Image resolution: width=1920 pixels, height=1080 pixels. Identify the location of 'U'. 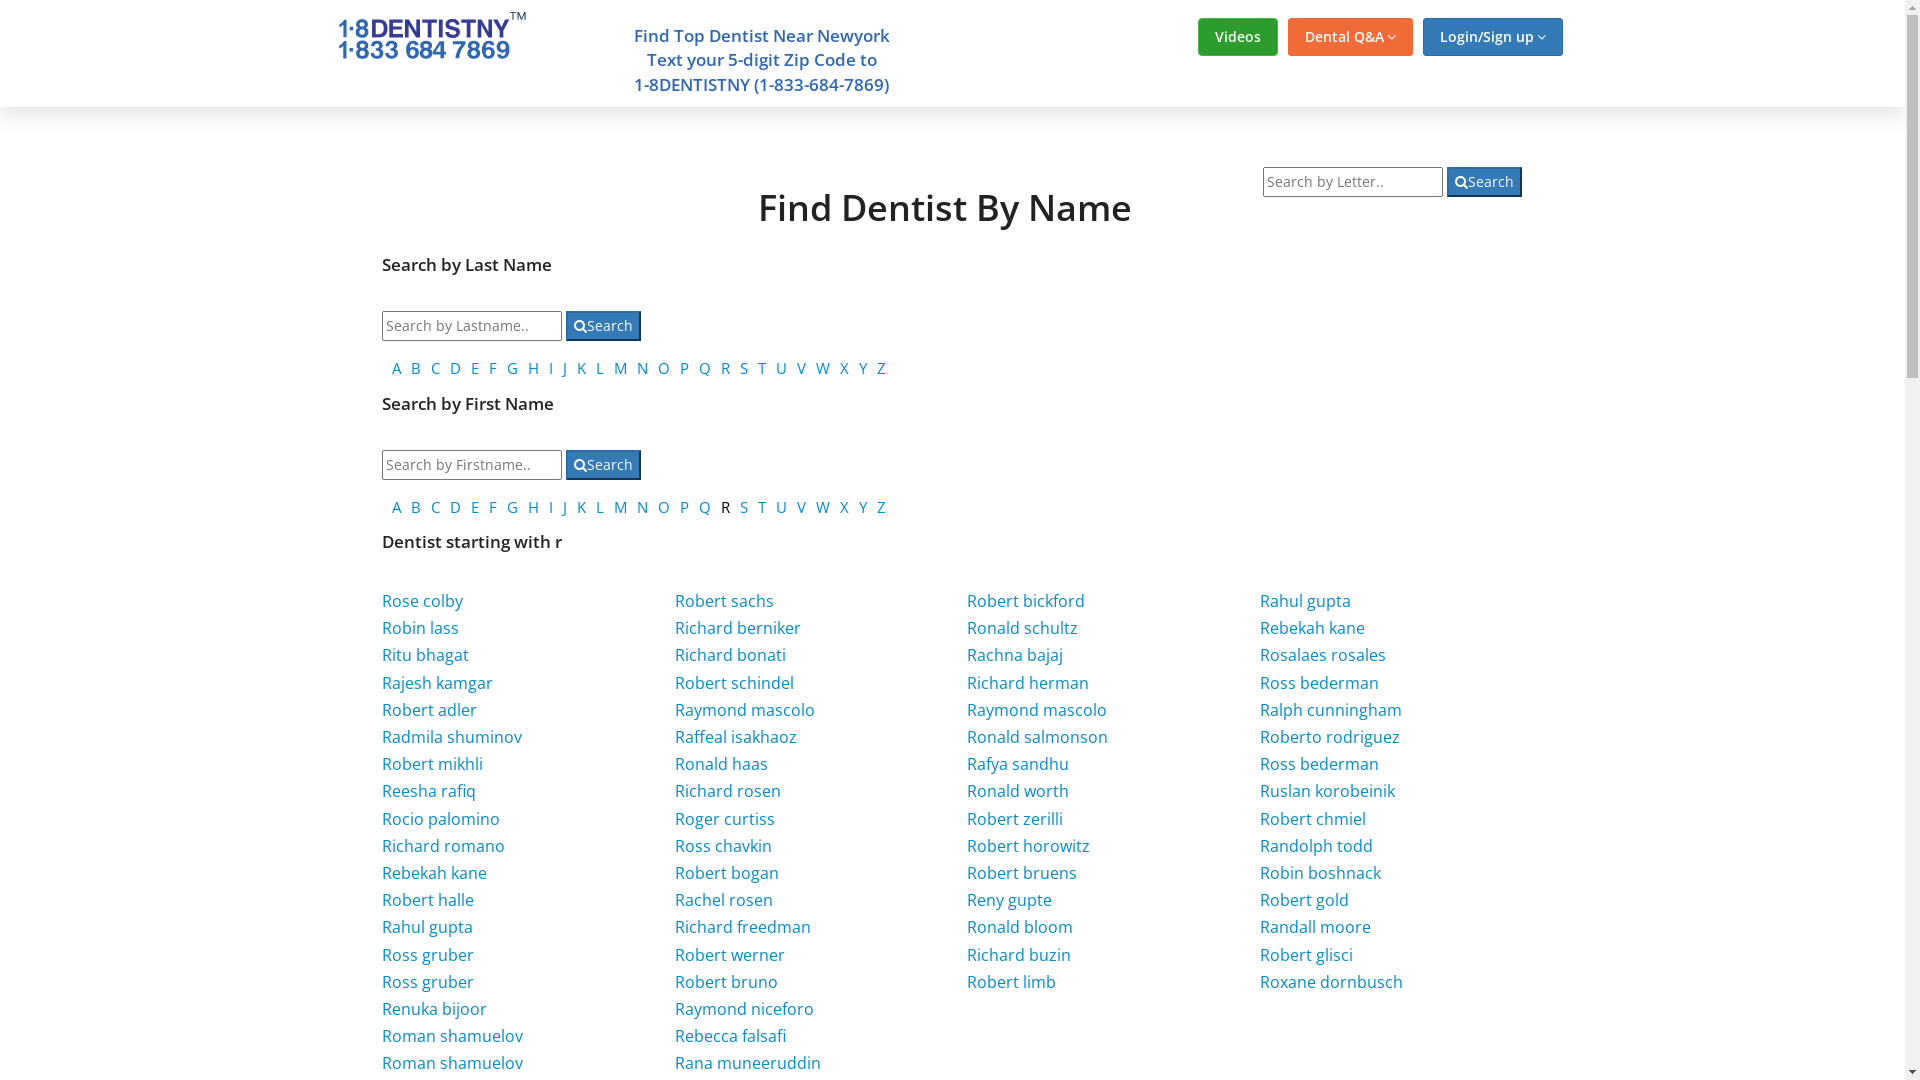
(780, 367).